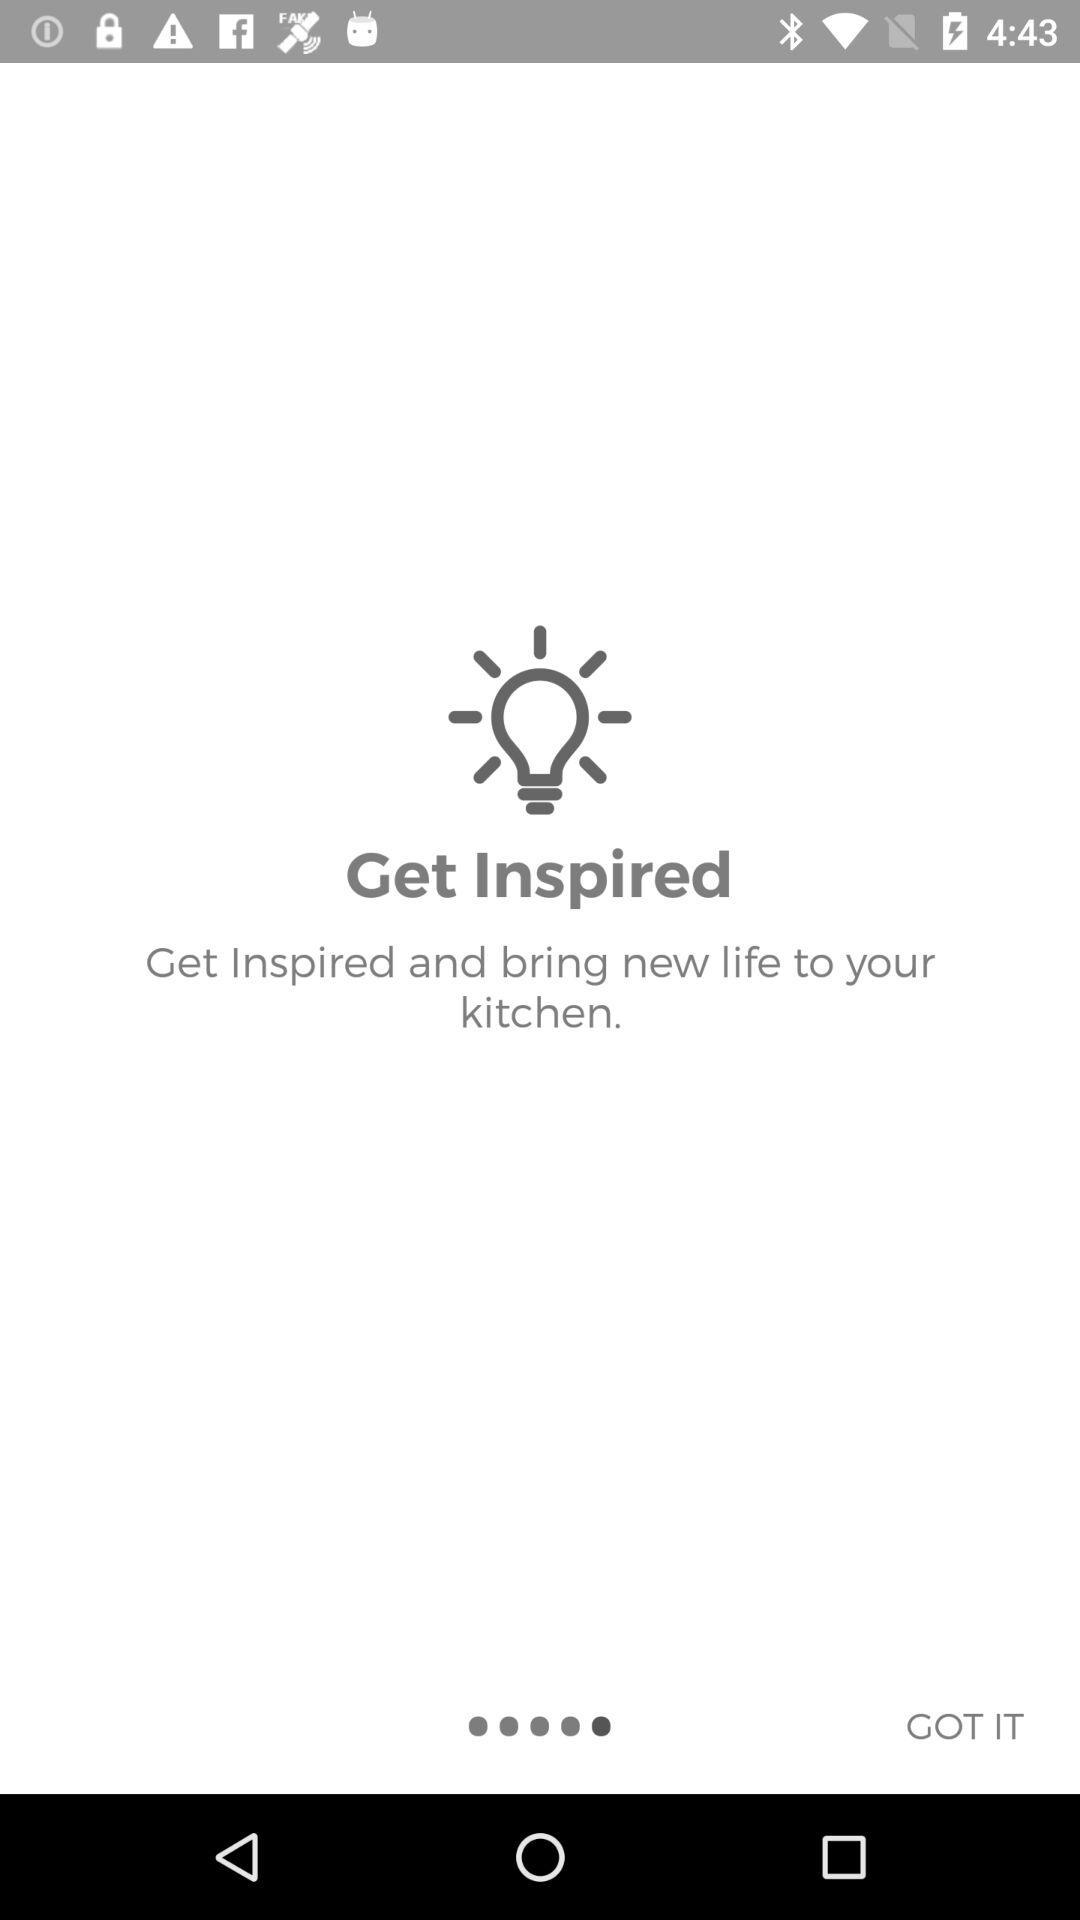  Describe the element at coordinates (963, 1724) in the screenshot. I see `got it at the bottom right corner` at that location.